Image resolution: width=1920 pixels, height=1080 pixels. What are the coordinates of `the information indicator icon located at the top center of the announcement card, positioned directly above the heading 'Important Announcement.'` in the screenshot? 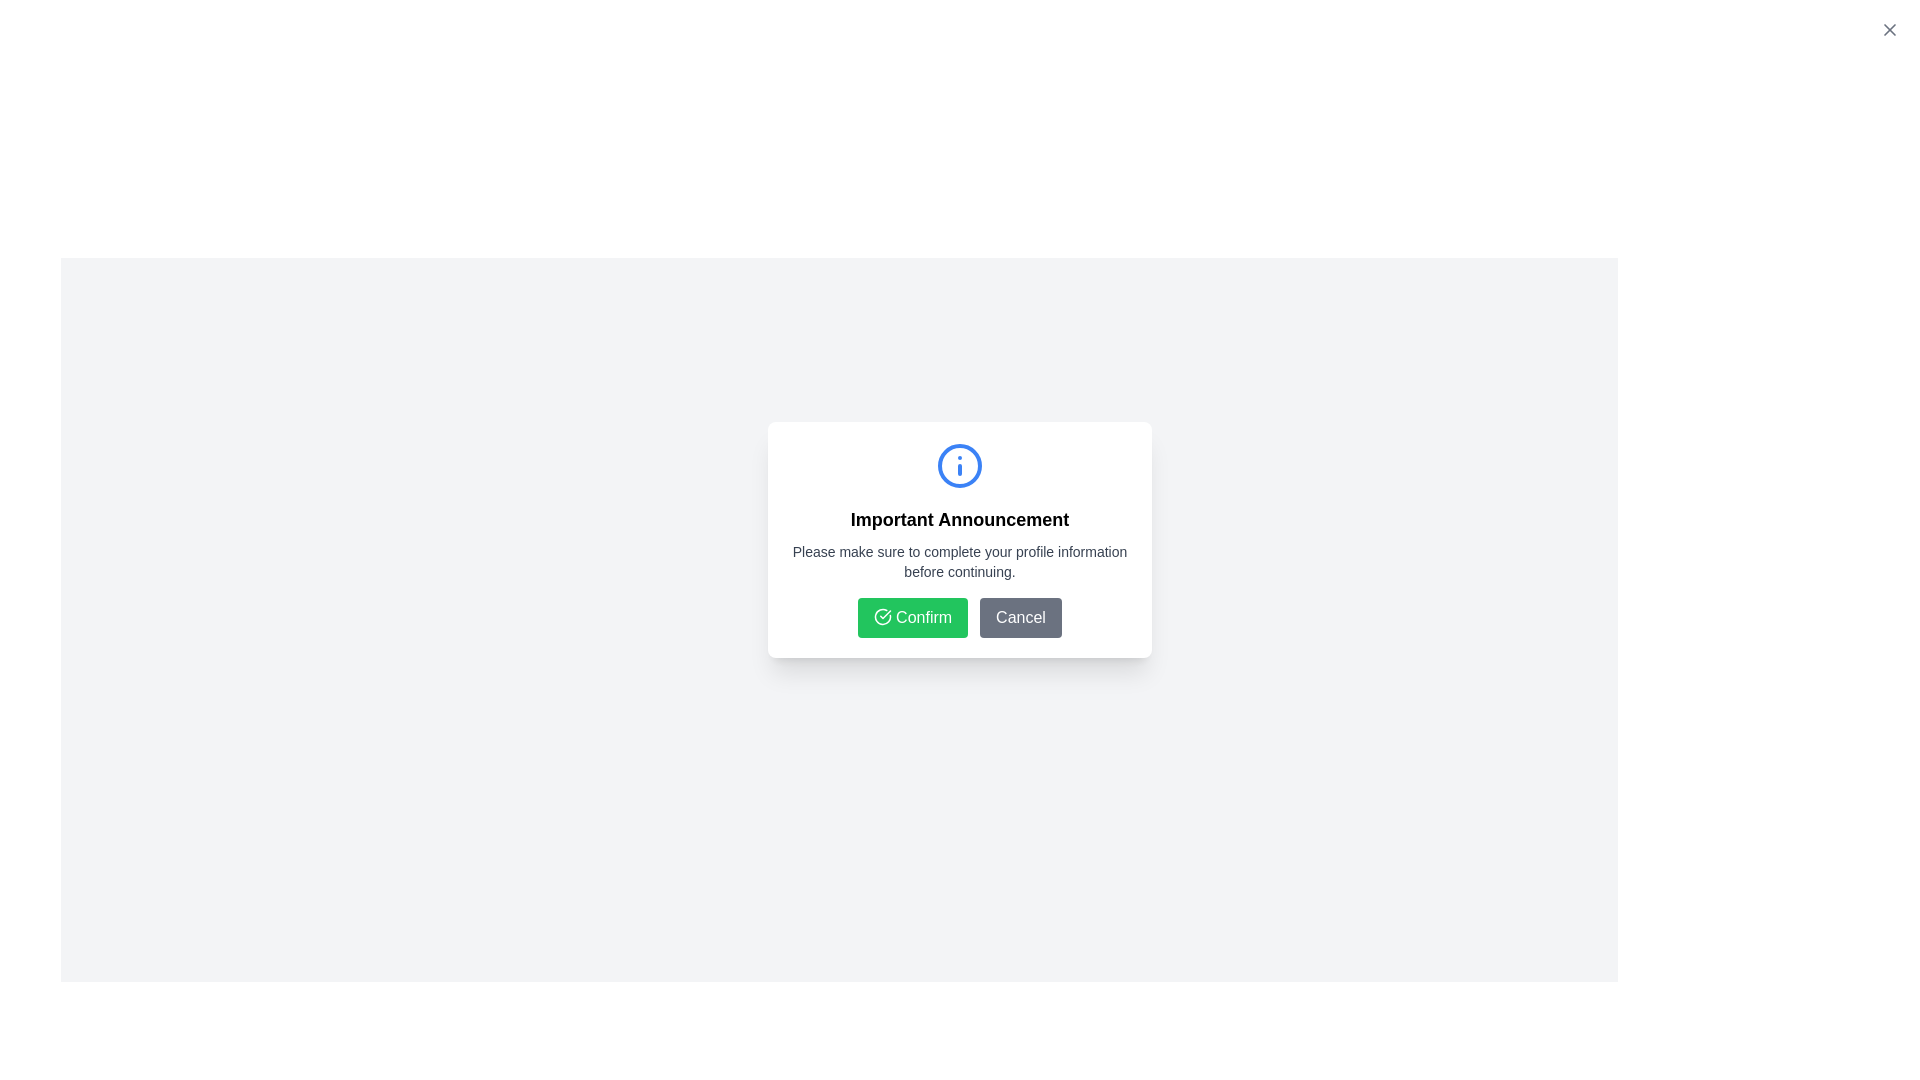 It's located at (960, 466).